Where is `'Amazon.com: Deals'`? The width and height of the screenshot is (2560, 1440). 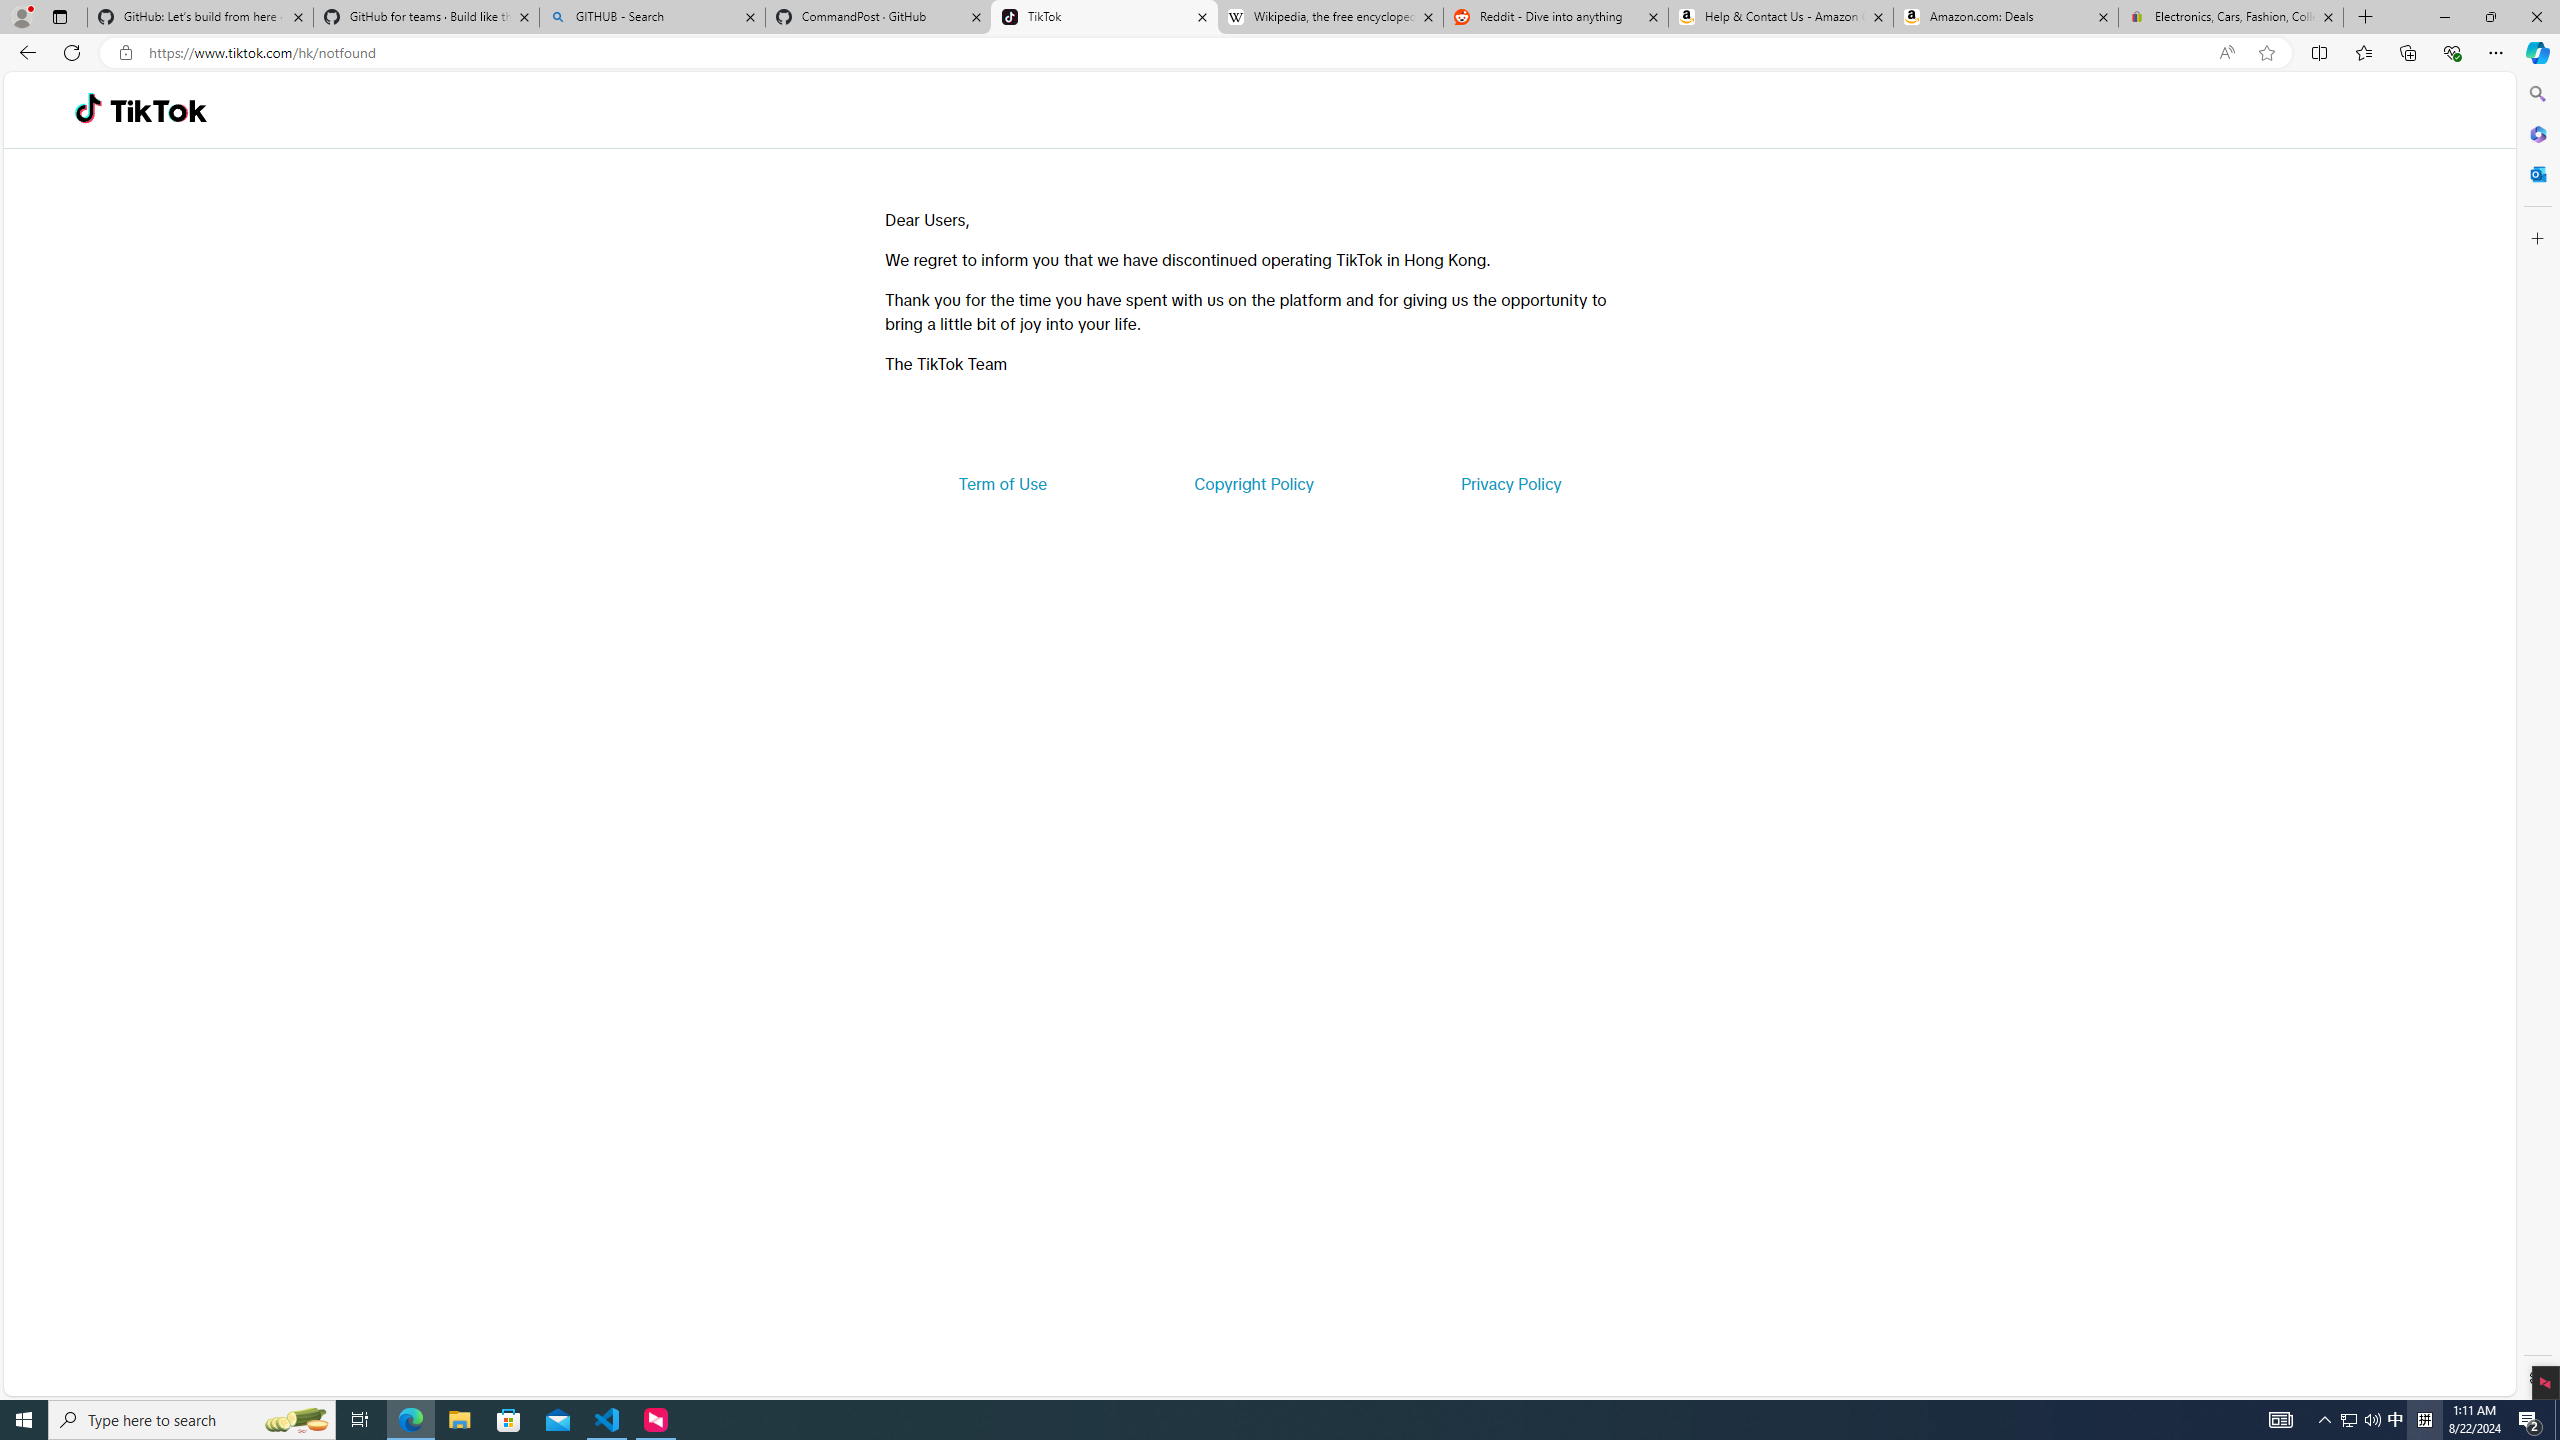 'Amazon.com: Deals' is located at coordinates (2005, 16).